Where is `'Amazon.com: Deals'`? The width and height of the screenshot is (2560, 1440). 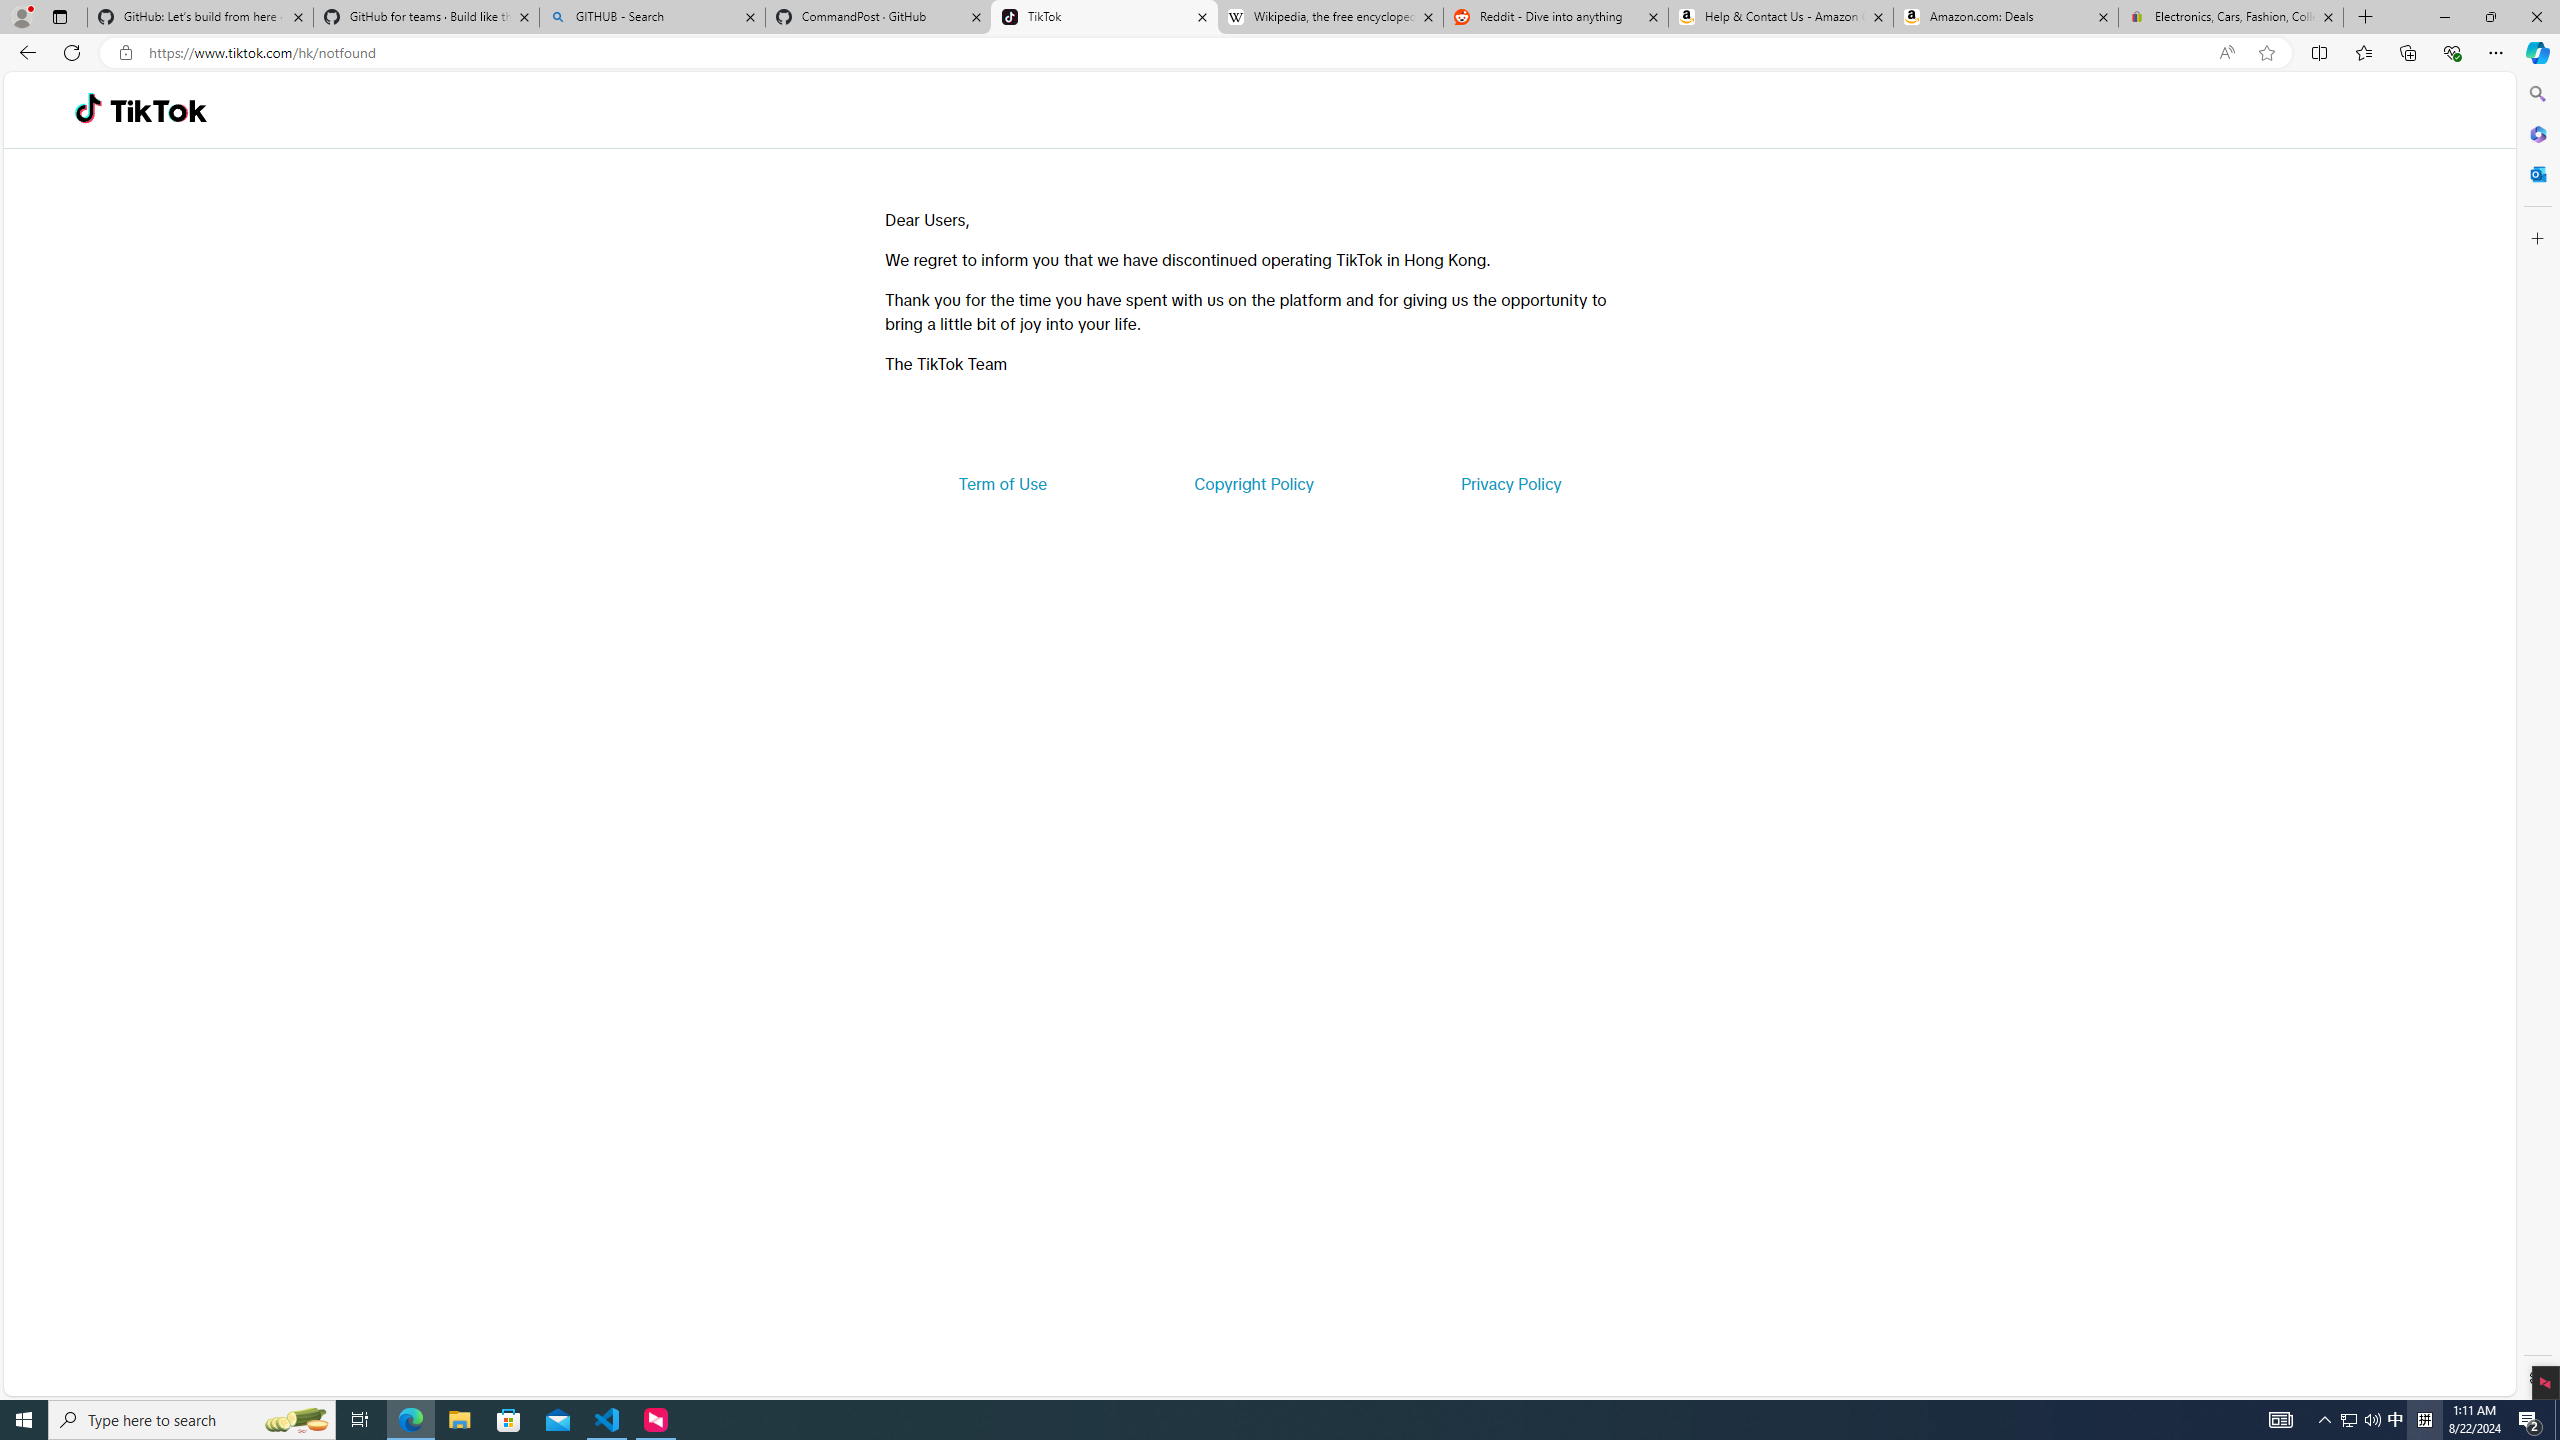 'Amazon.com: Deals' is located at coordinates (2005, 16).